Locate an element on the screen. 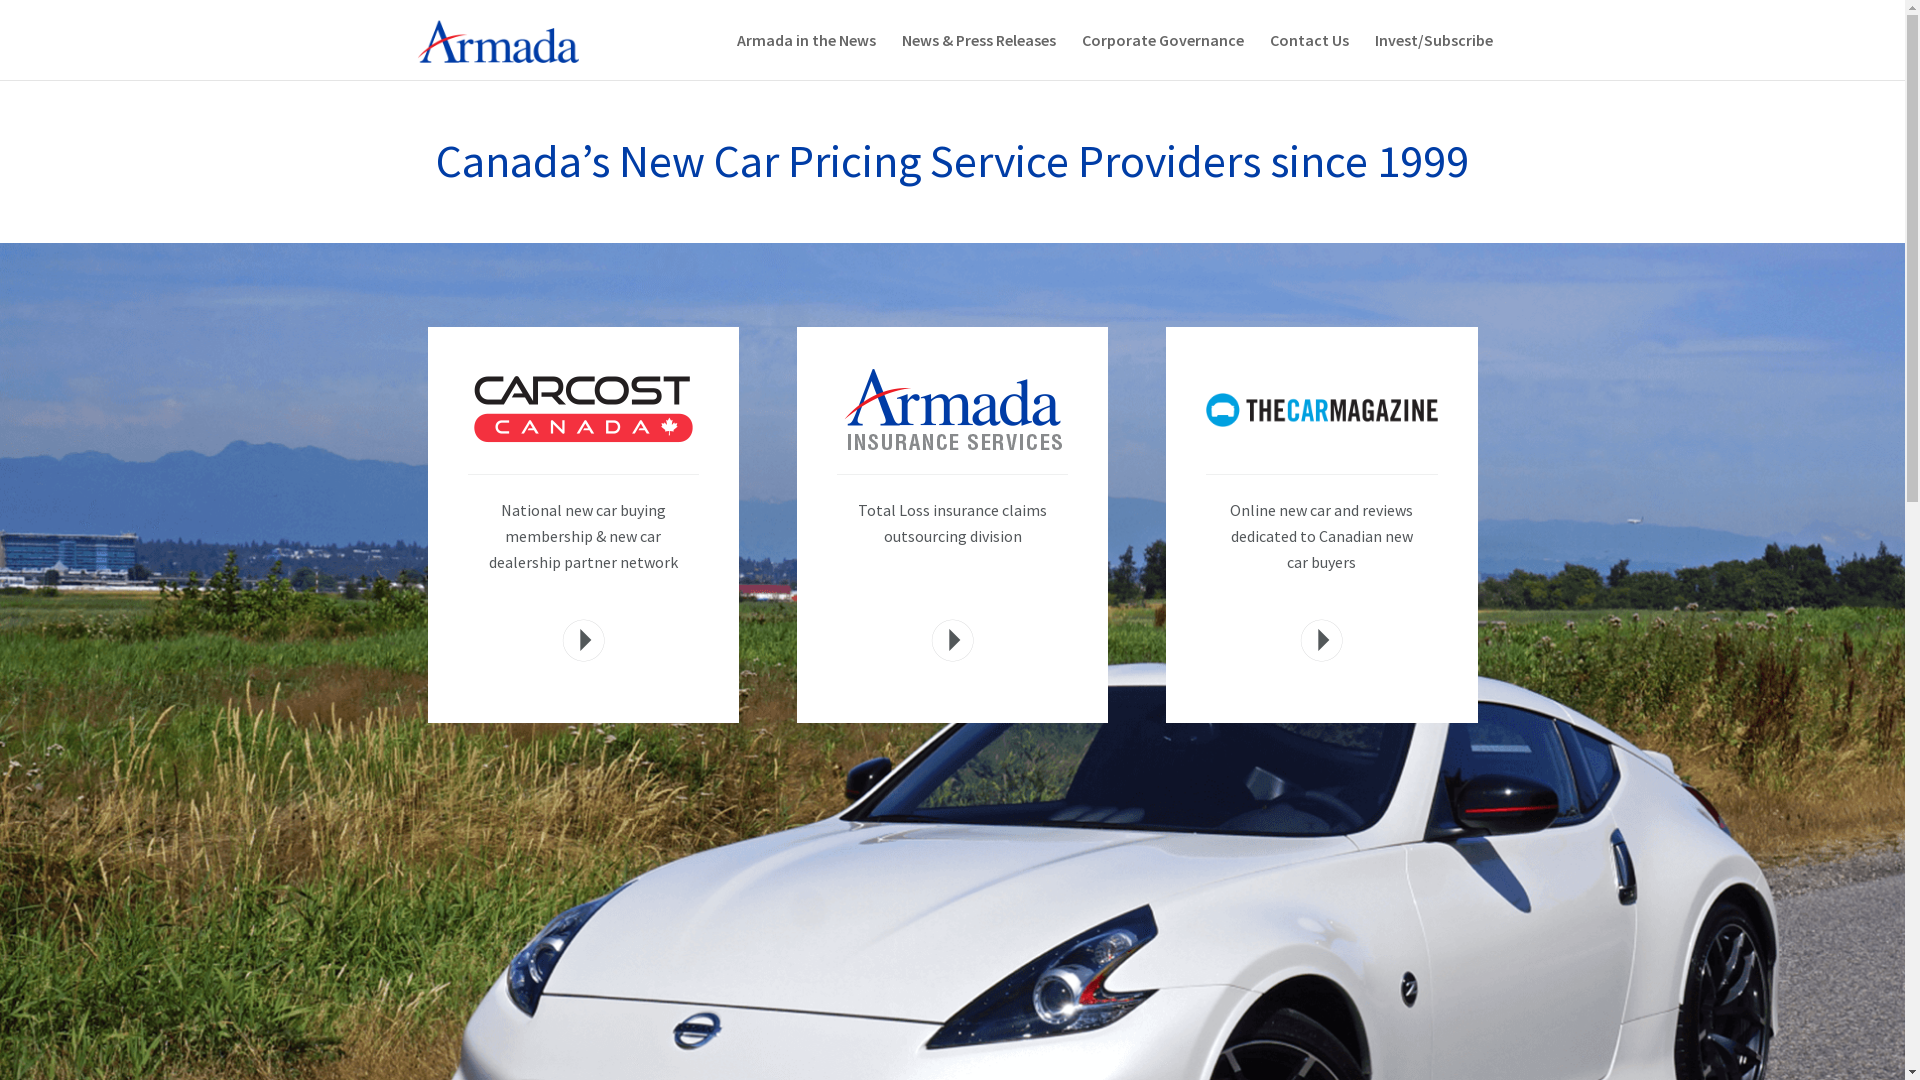  'car-mag' is located at coordinates (1321, 408).